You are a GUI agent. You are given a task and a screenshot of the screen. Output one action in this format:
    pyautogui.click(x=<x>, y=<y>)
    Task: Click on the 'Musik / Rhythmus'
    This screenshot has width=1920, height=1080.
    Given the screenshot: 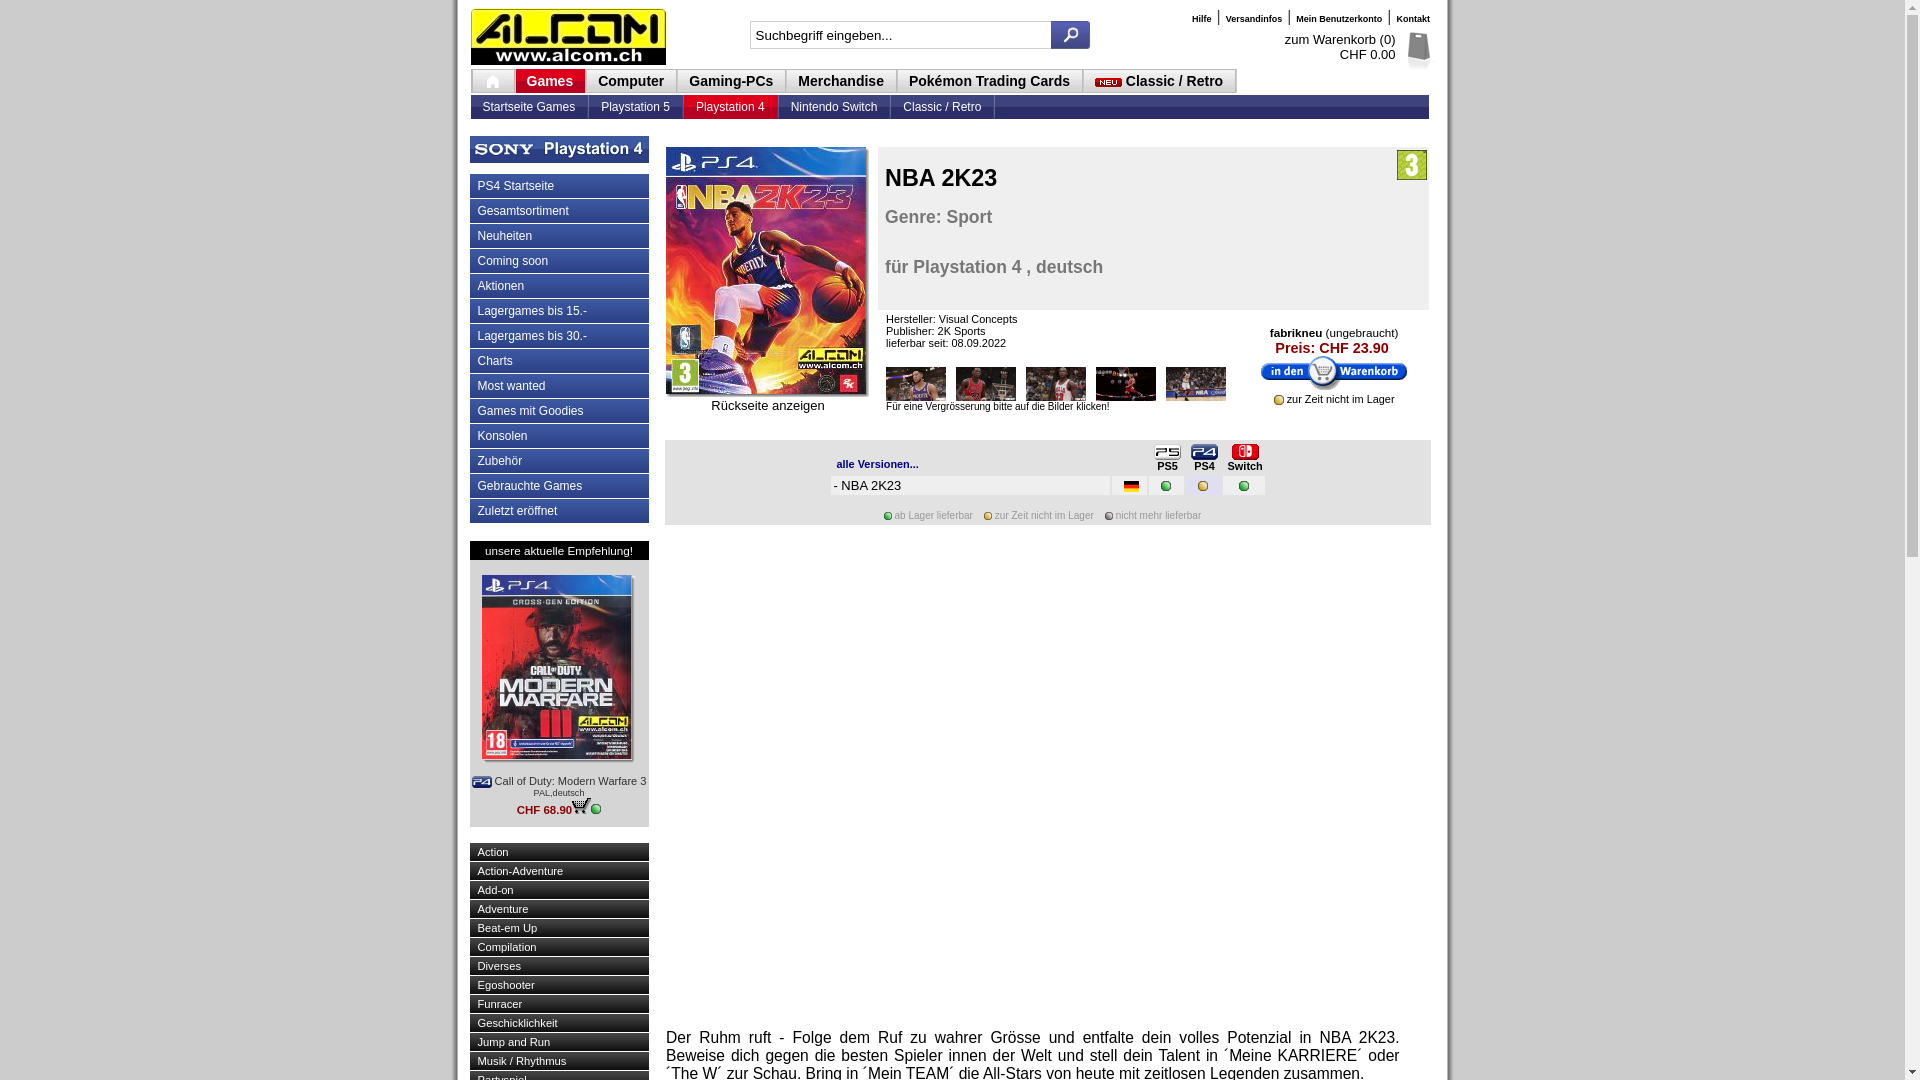 What is the action you would take?
    pyautogui.click(x=469, y=1059)
    